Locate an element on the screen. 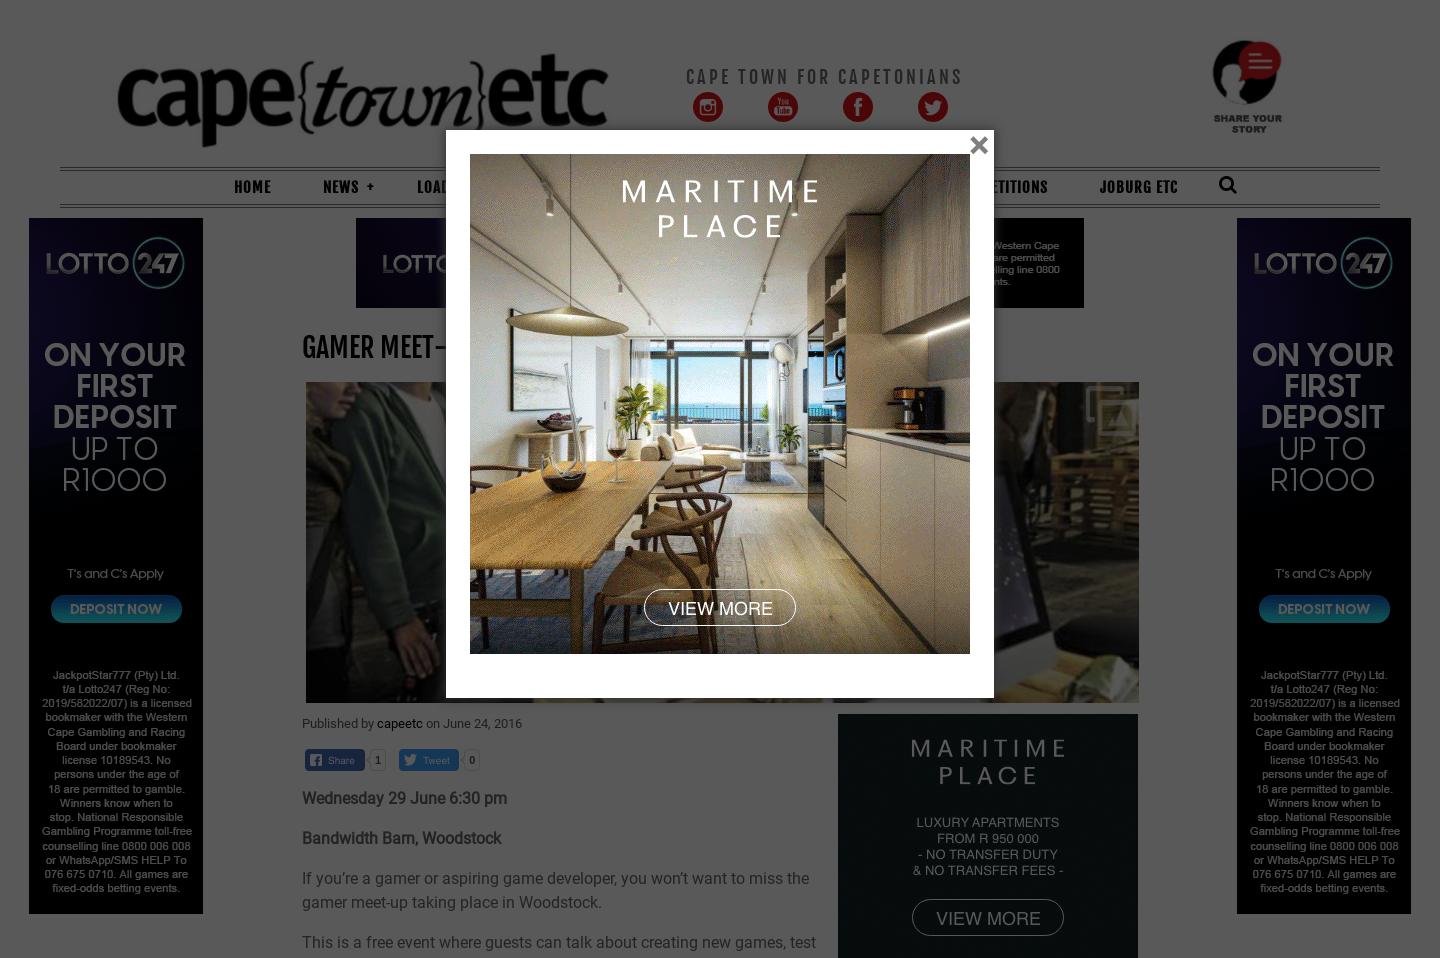 This screenshot has width=1440, height=958. 'CAPE TOWN FOR CAPETONIANS' is located at coordinates (824, 74).